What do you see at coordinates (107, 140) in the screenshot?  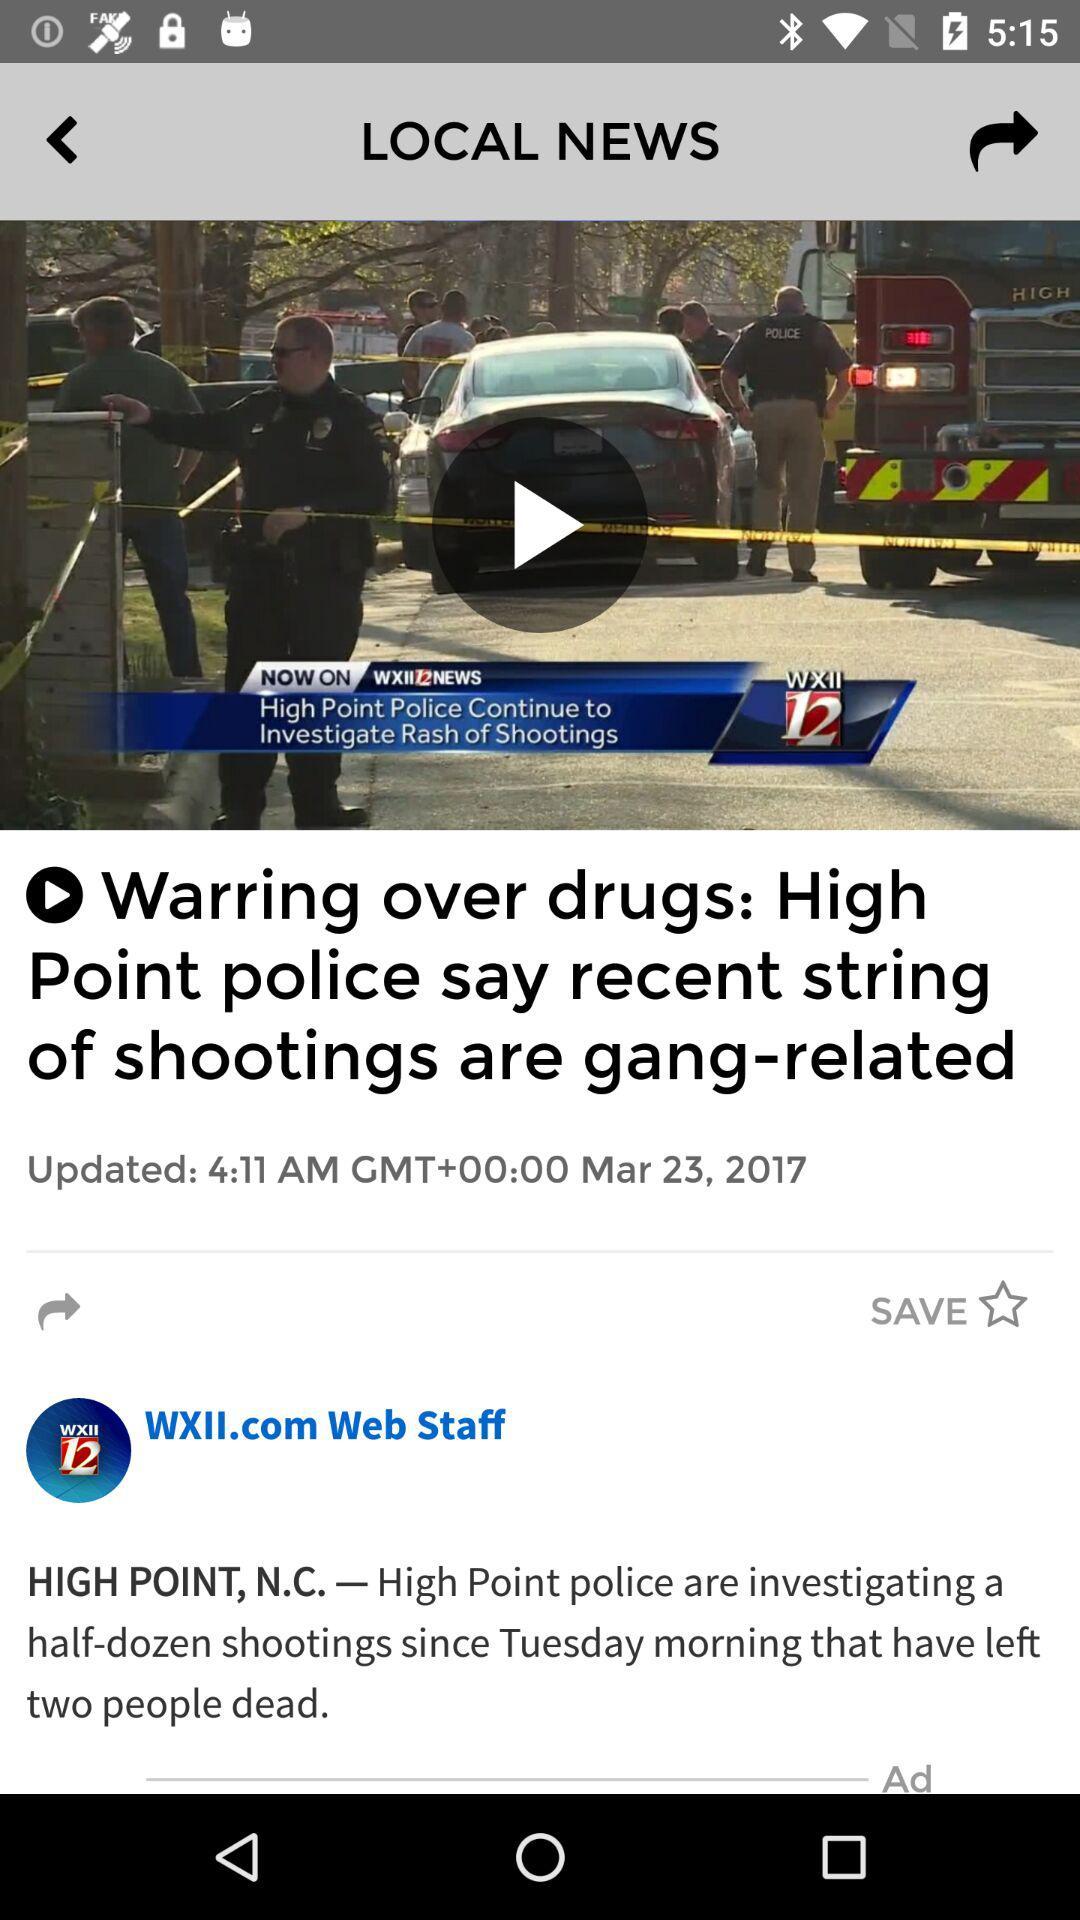 I see `item next to local news icon` at bounding box center [107, 140].